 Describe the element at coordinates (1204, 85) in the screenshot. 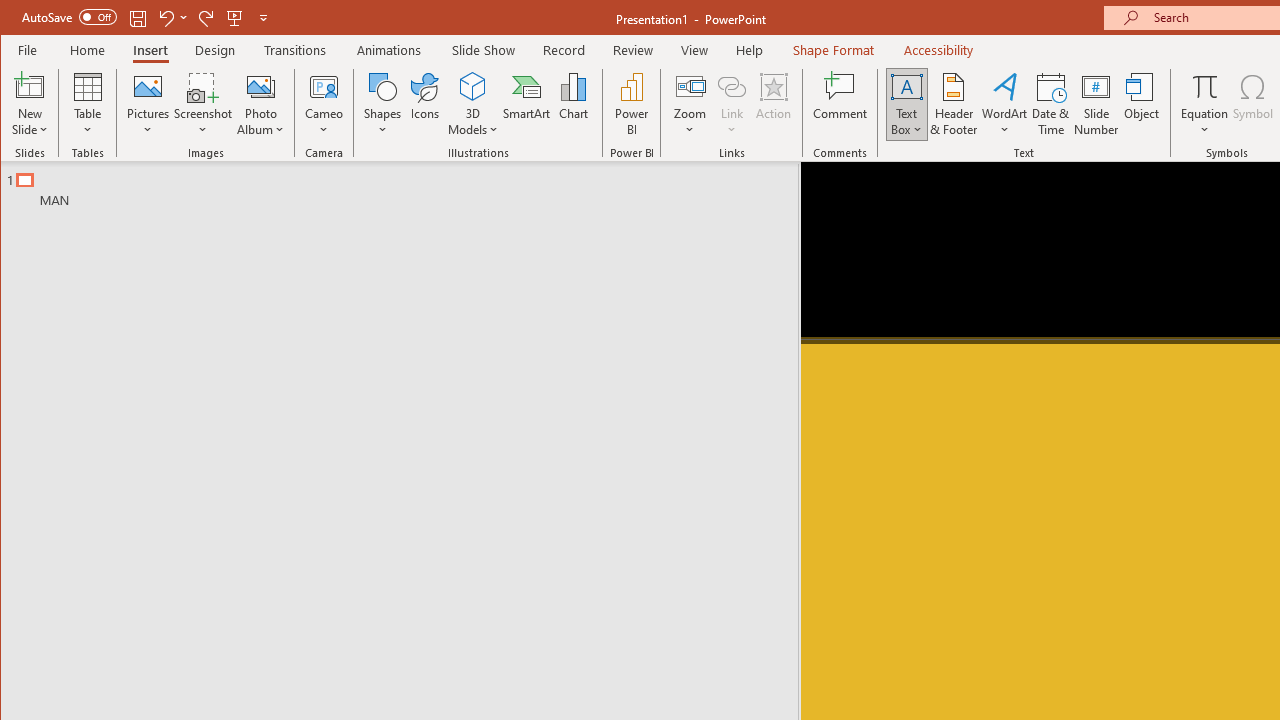

I see `'Equation'` at that location.